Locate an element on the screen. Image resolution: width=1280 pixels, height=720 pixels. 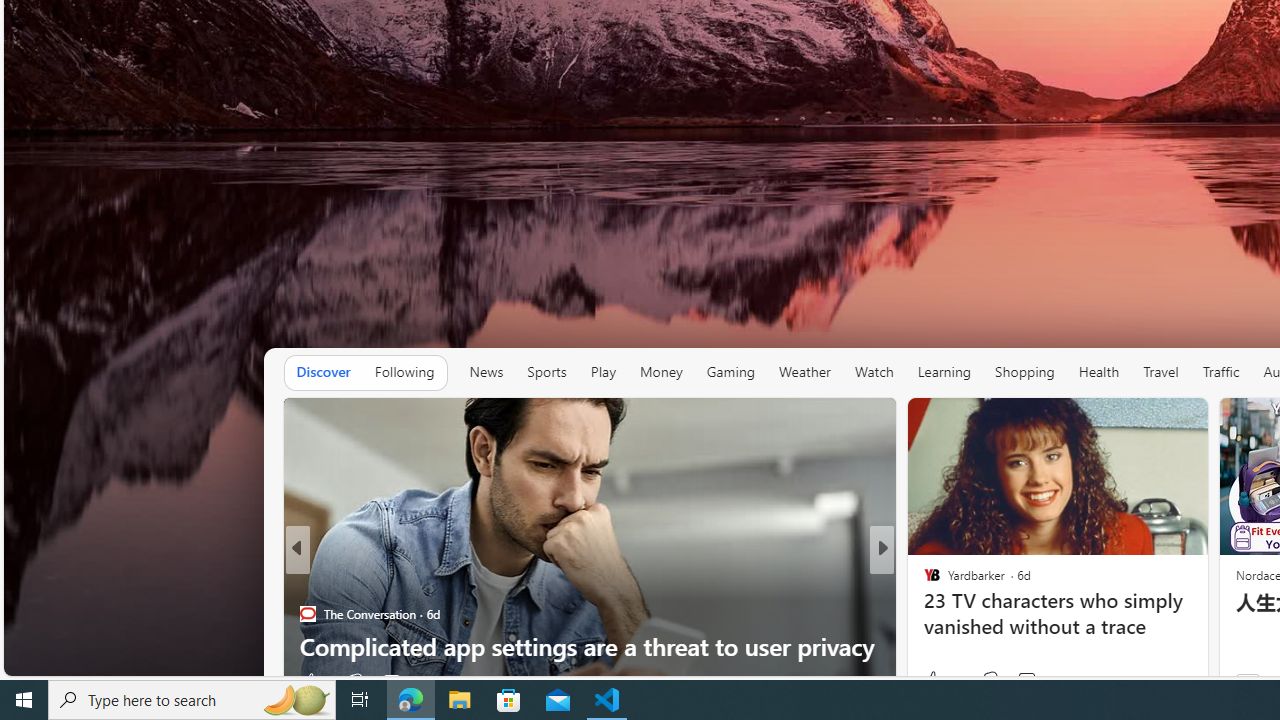
'Start the conversation' is located at coordinates (1014, 680).